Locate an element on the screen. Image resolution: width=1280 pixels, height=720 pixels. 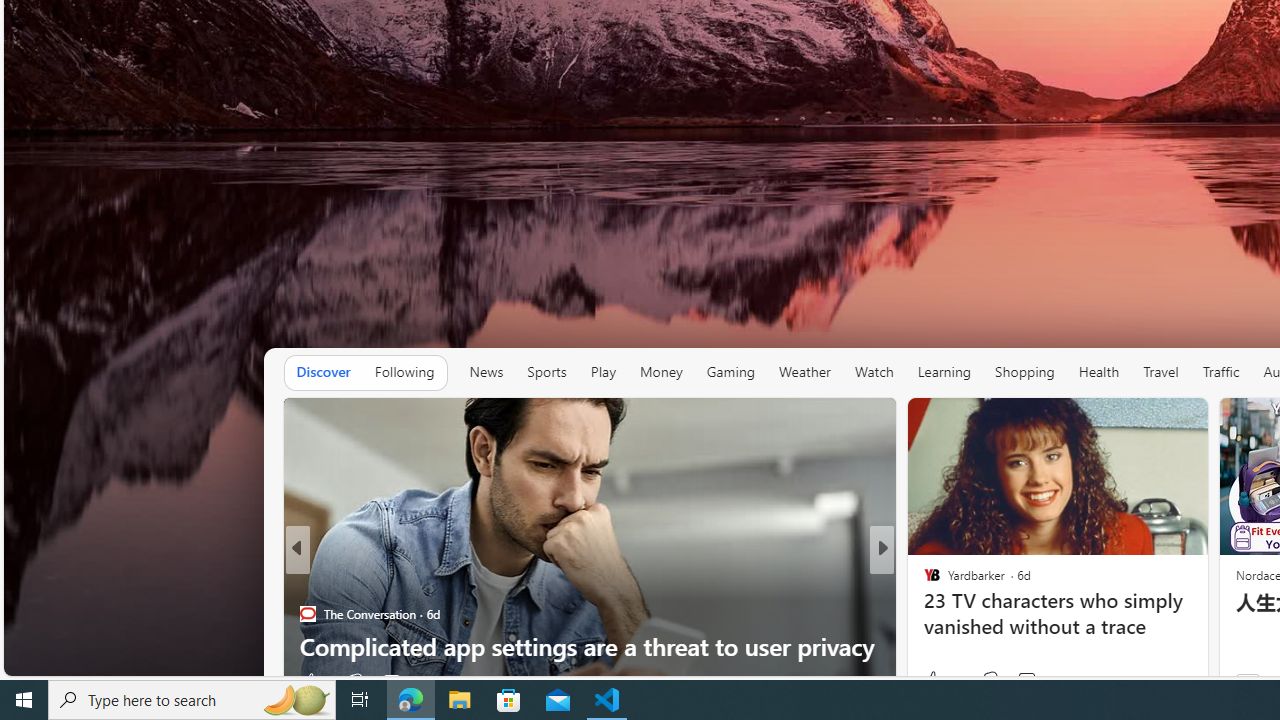
'Start the conversation' is located at coordinates (1014, 680).